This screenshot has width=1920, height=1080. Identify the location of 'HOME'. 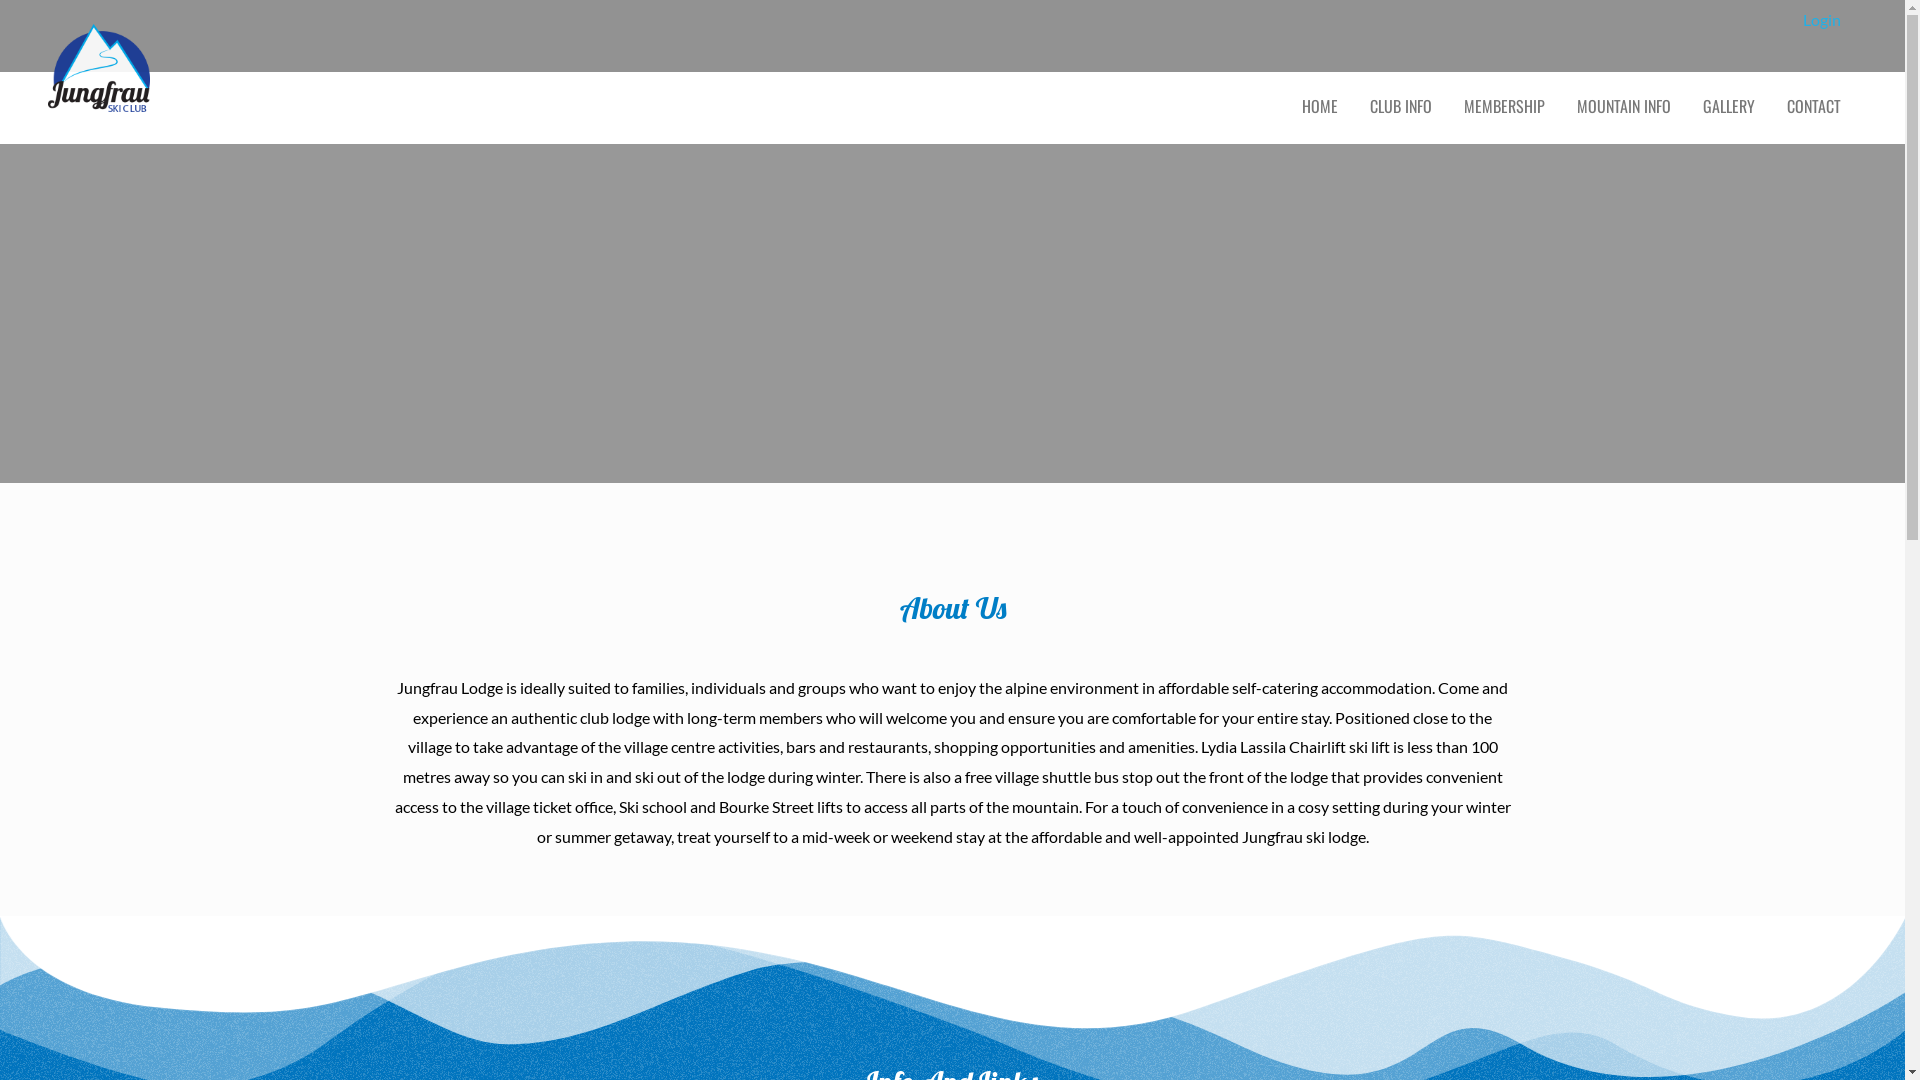
(1320, 105).